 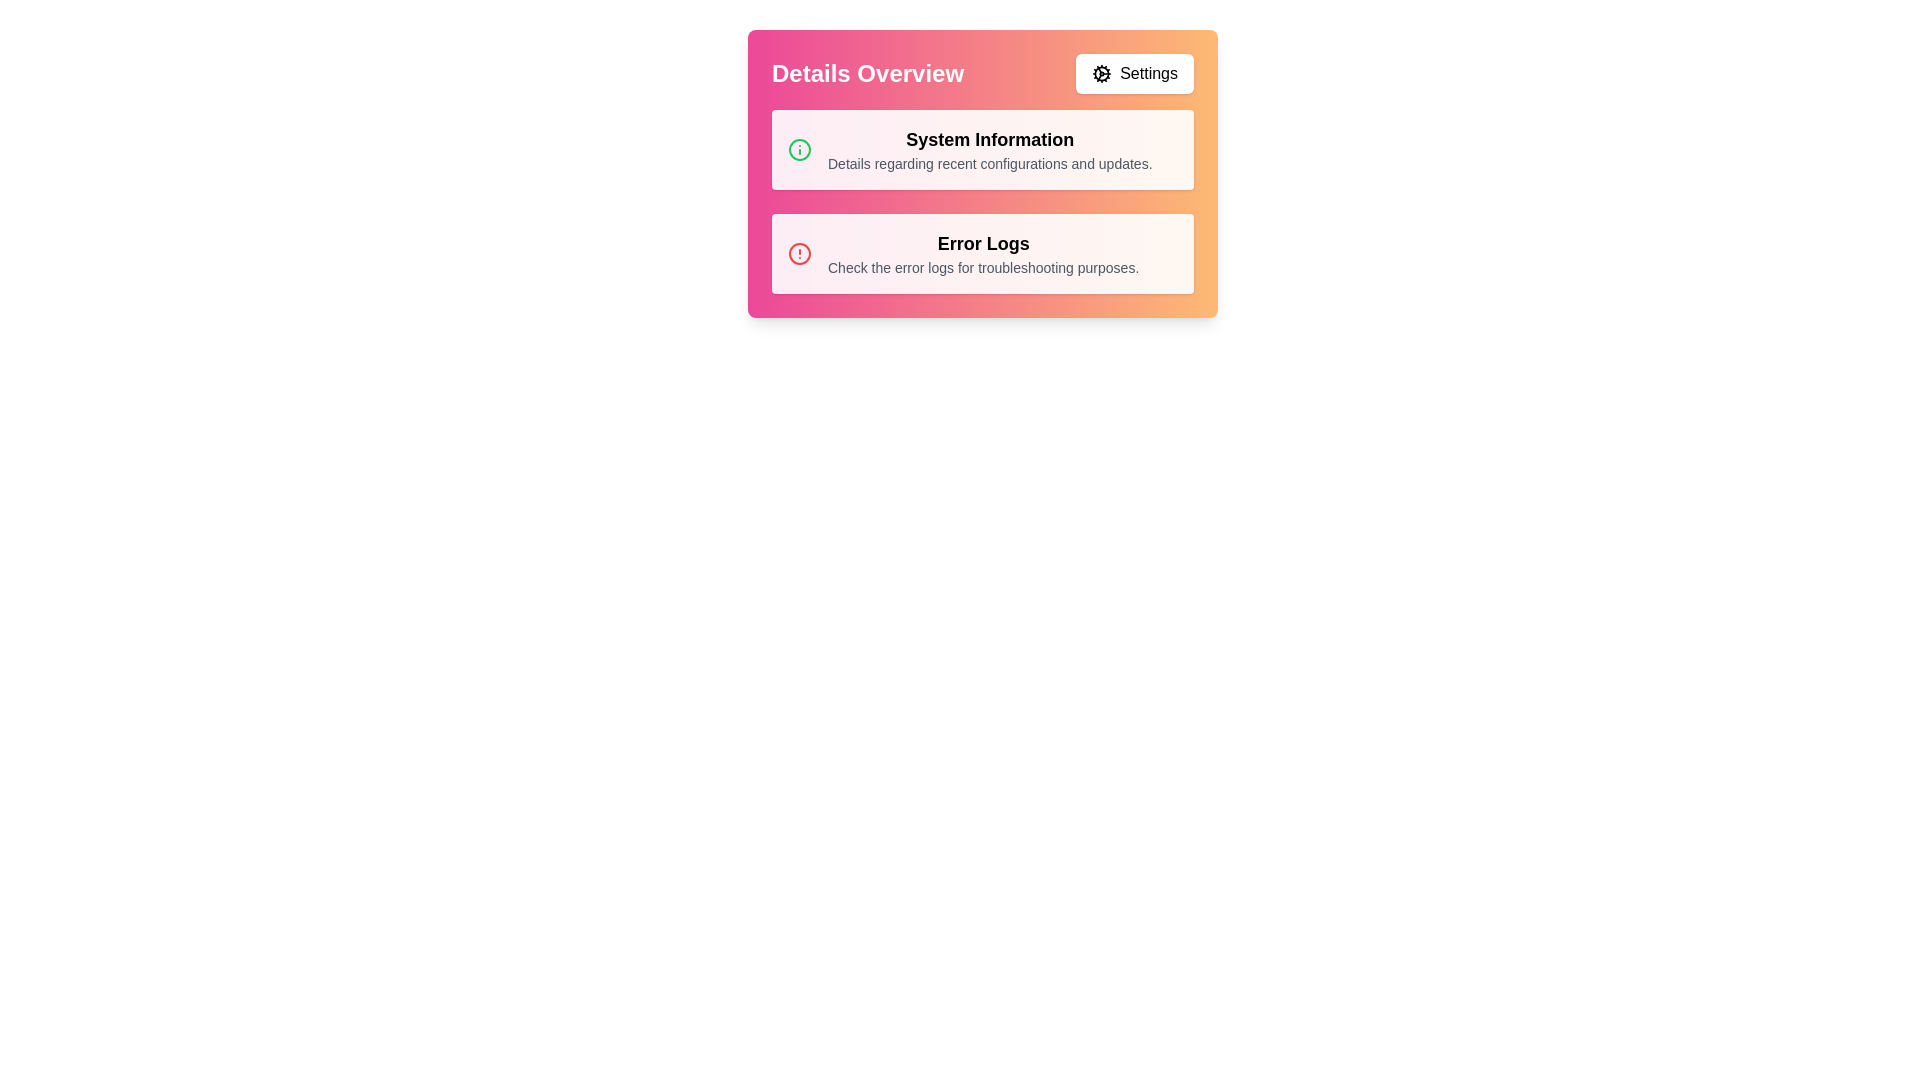 I want to click on the central circular shape of the gear icon within the settings card, located to the right of the 'Details Overview' title, so click(x=1101, y=72).